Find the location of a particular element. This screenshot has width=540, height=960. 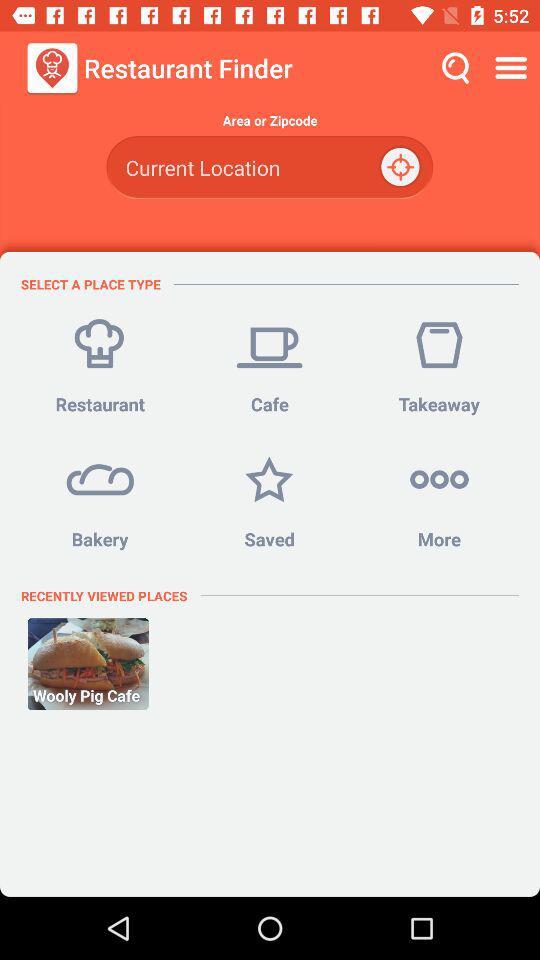

icon above area or zipcode item is located at coordinates (513, 68).